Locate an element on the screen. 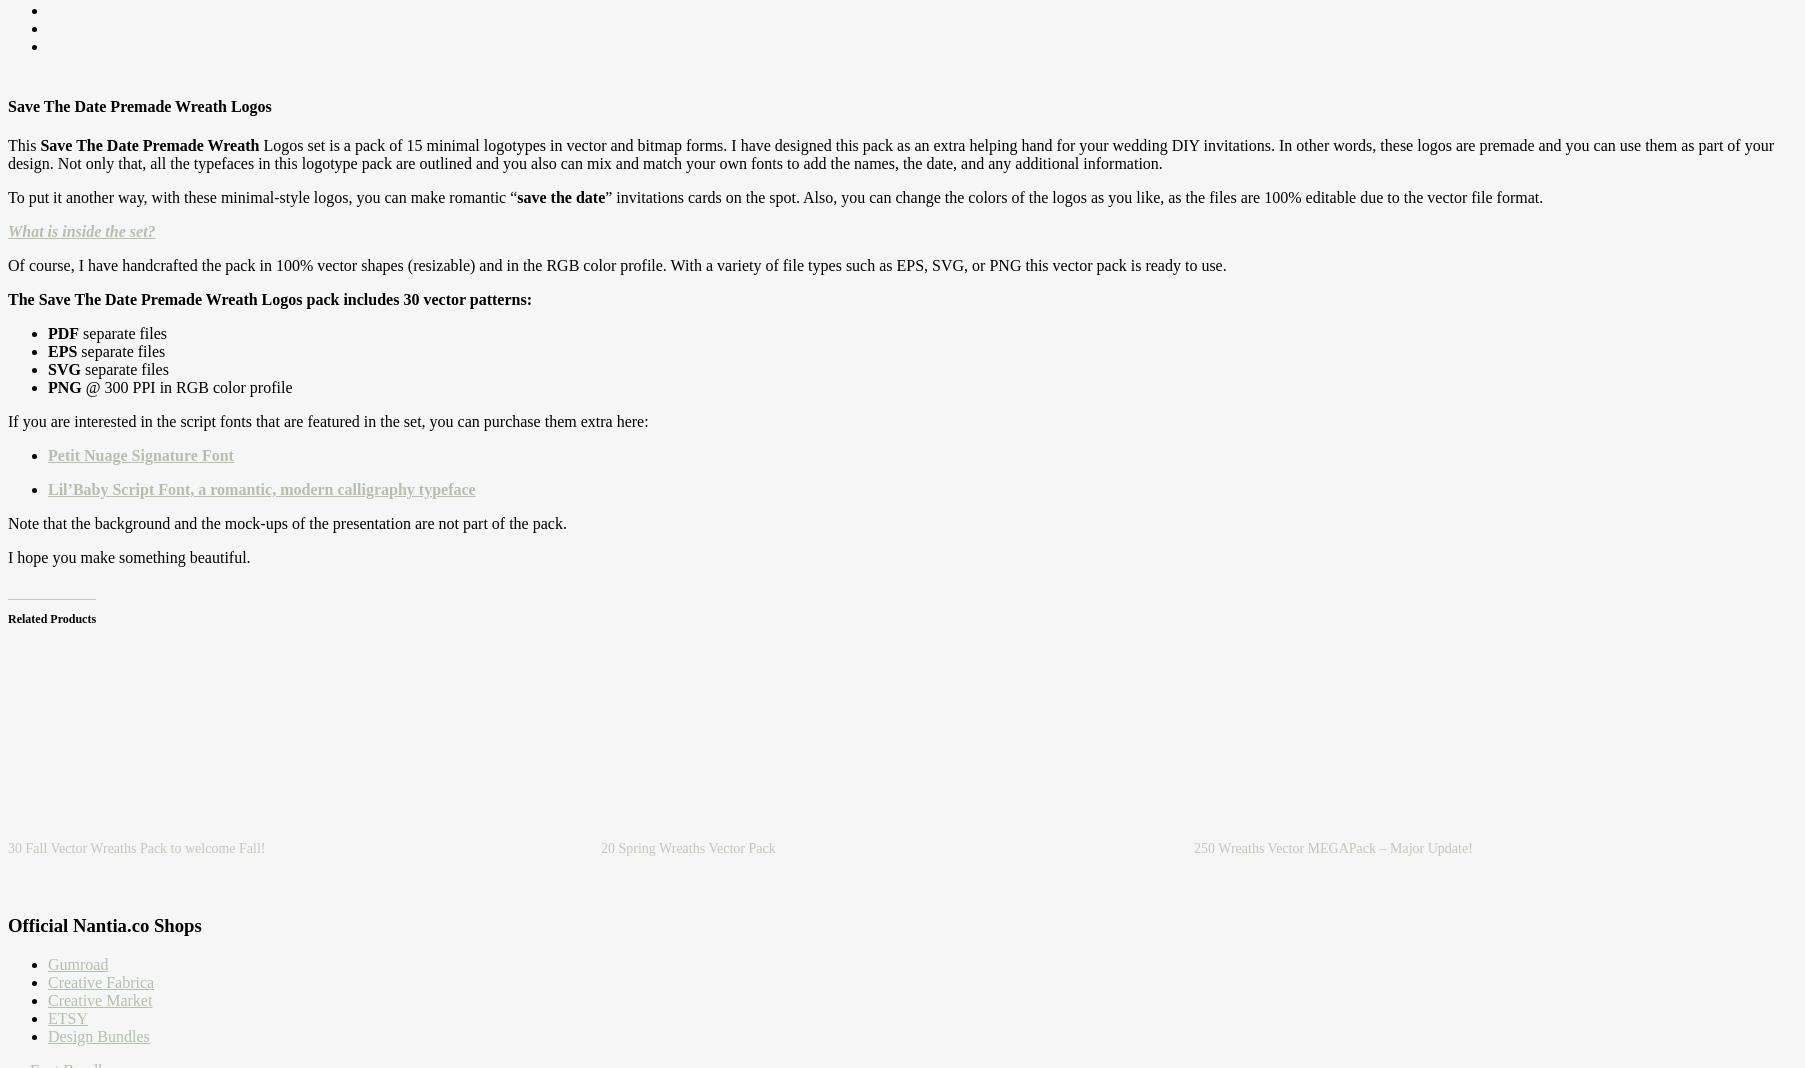 The width and height of the screenshot is (1805, 1068). 'Petit Nuage Signature Font' is located at coordinates (139, 455).